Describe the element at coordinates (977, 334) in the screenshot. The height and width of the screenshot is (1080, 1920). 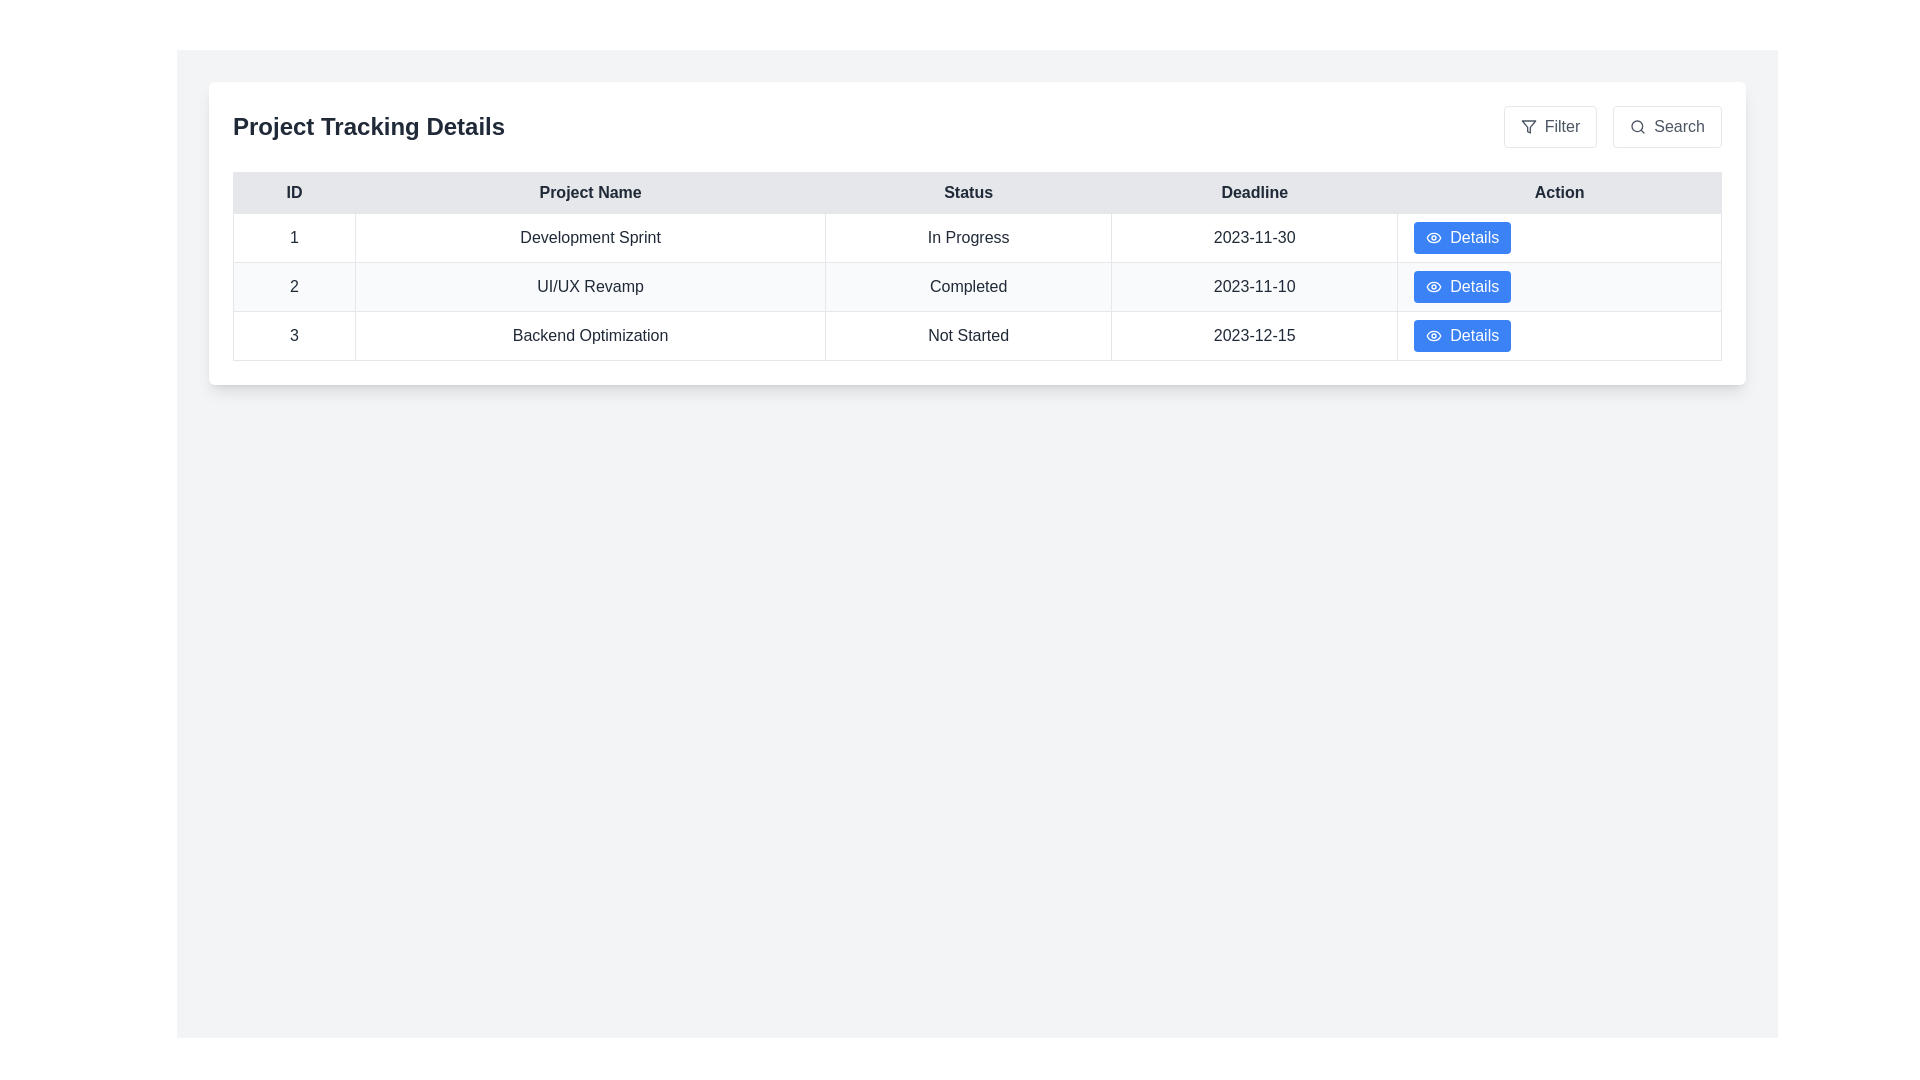
I see `information in the third row of the project tracking table, which contains details about the project 'Backend Optimization'` at that location.